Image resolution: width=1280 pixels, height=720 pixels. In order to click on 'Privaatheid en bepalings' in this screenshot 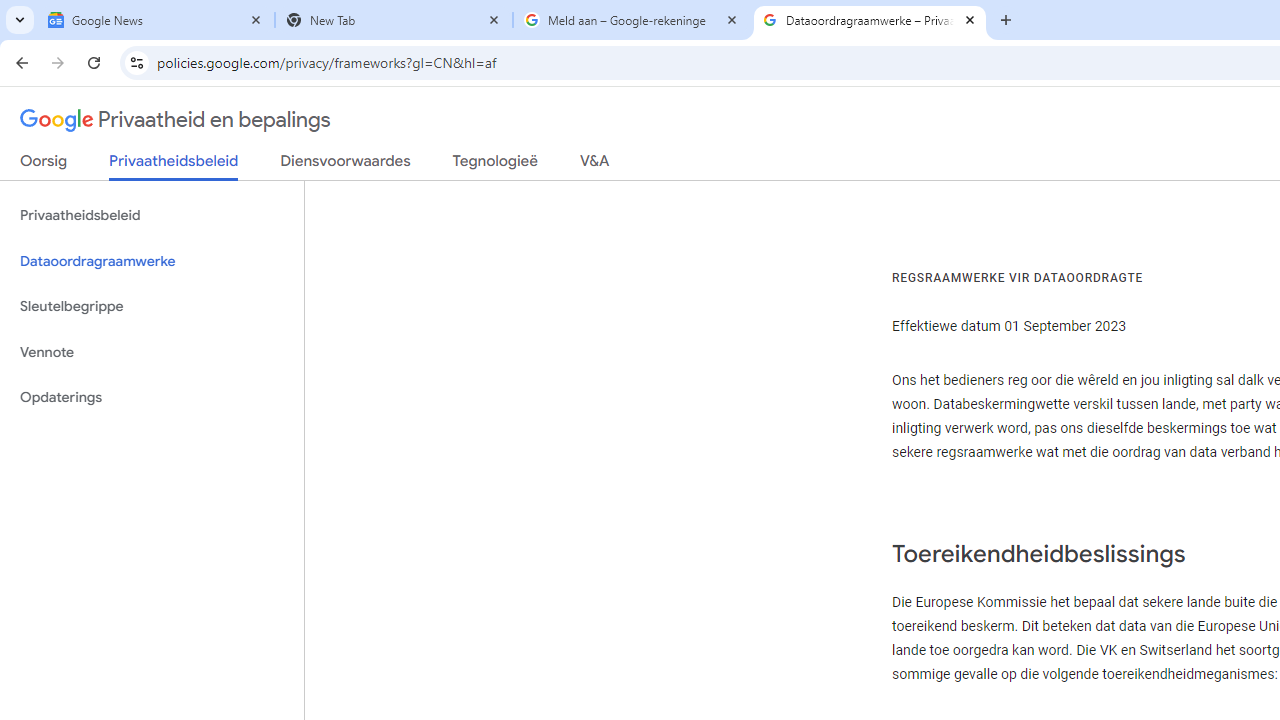, I will do `click(176, 120)`.